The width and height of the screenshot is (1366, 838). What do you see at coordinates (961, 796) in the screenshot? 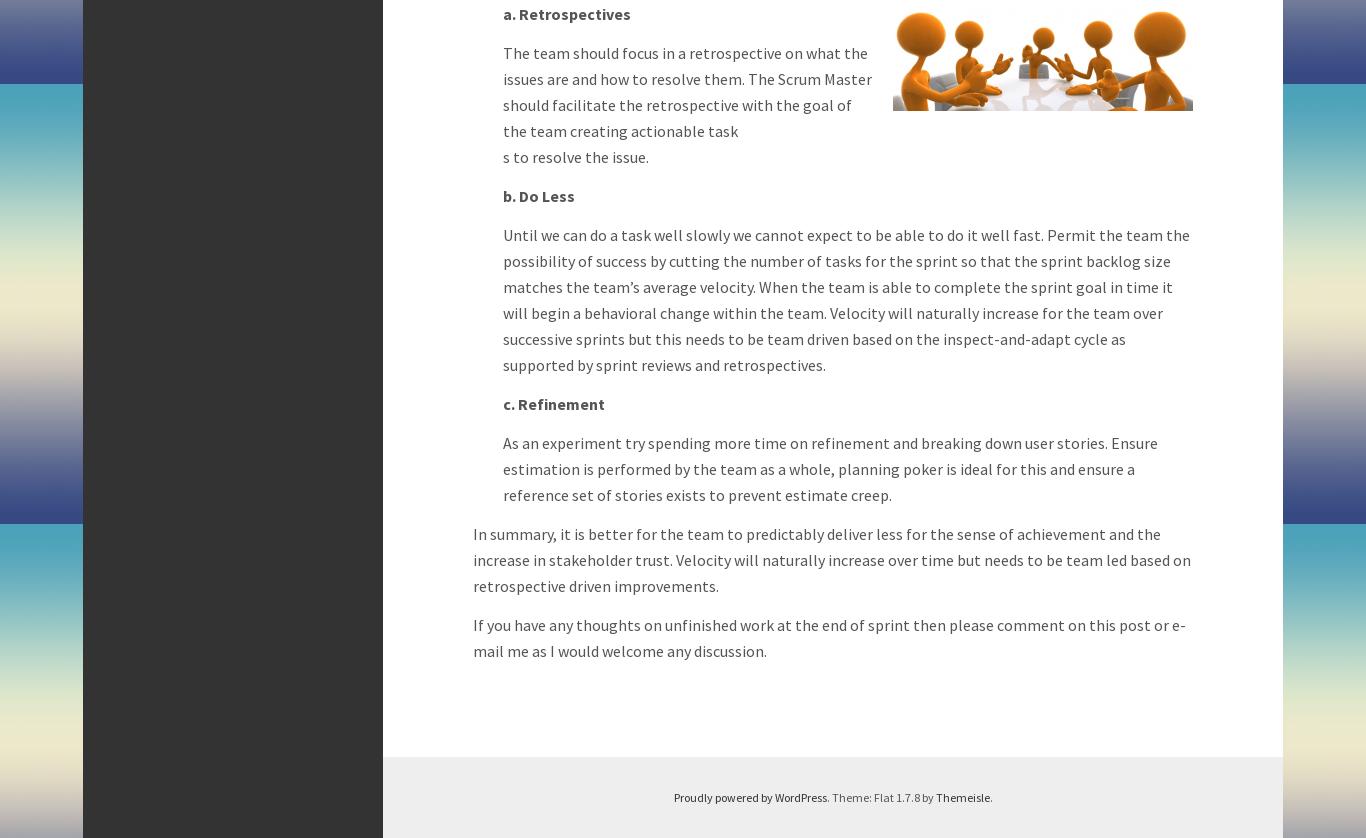
I see `'Themeisle'` at bounding box center [961, 796].